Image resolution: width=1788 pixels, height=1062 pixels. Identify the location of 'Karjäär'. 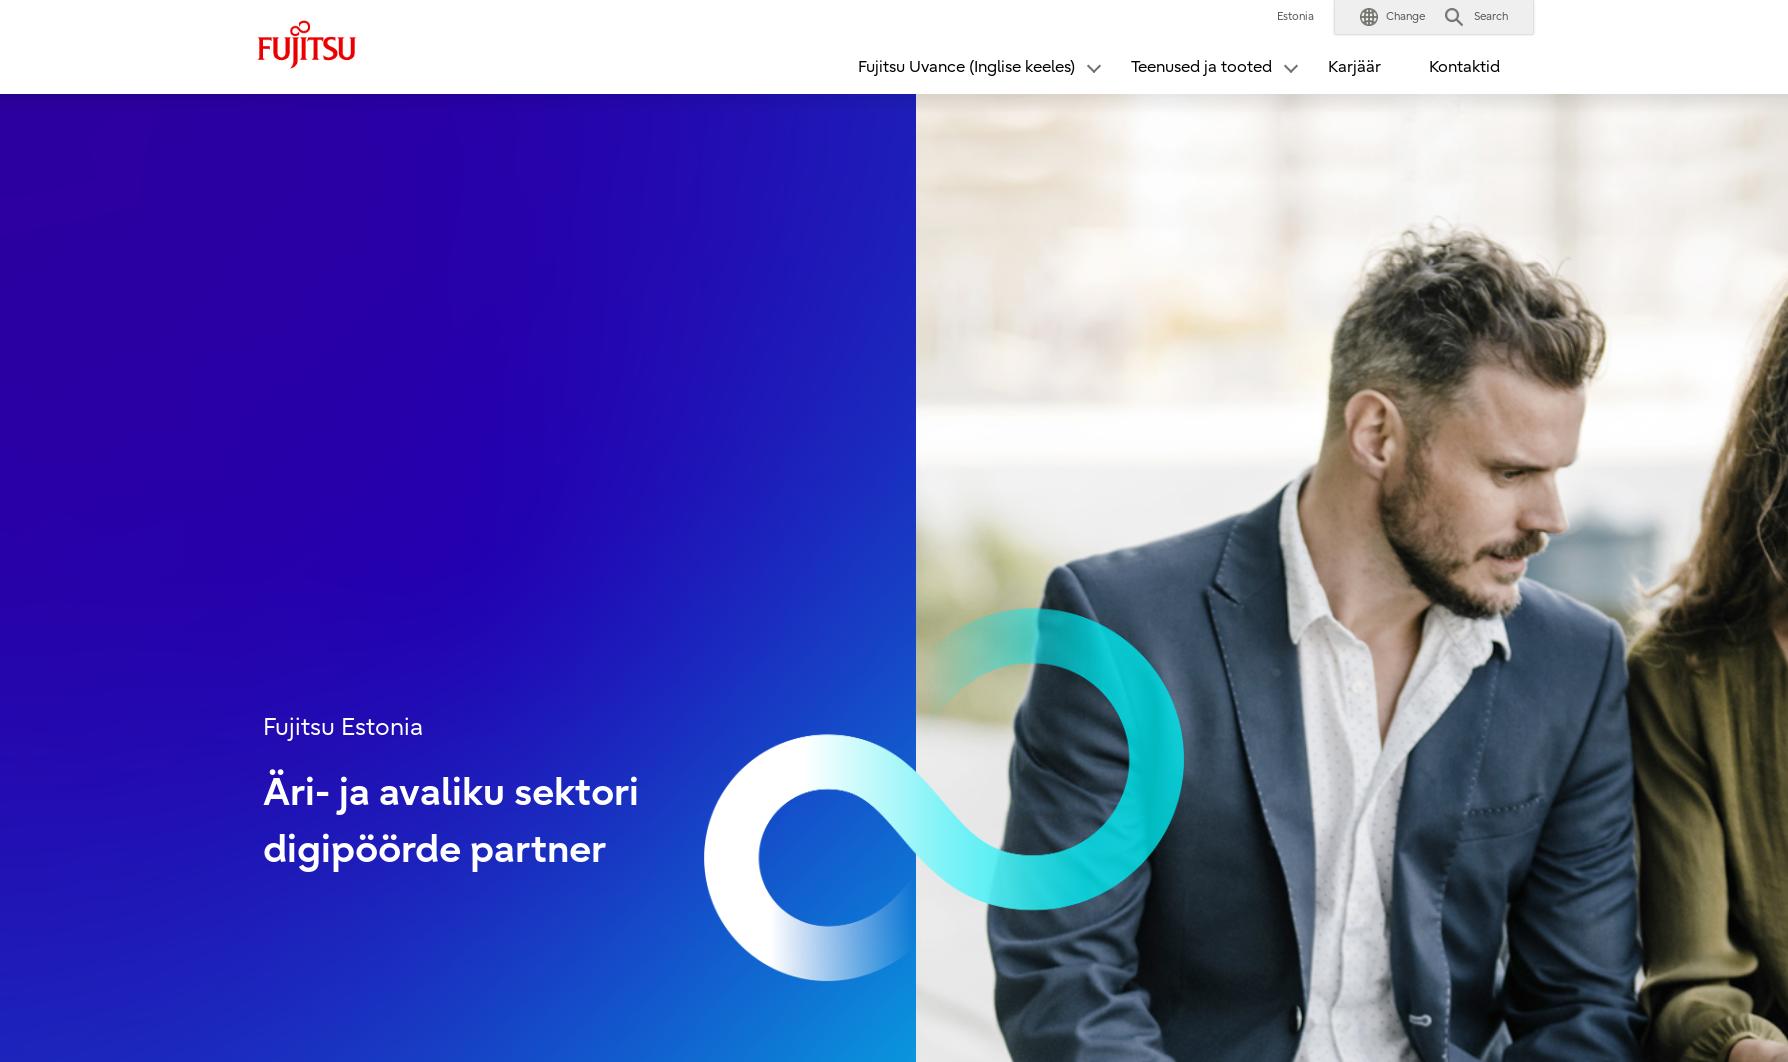
(1354, 67).